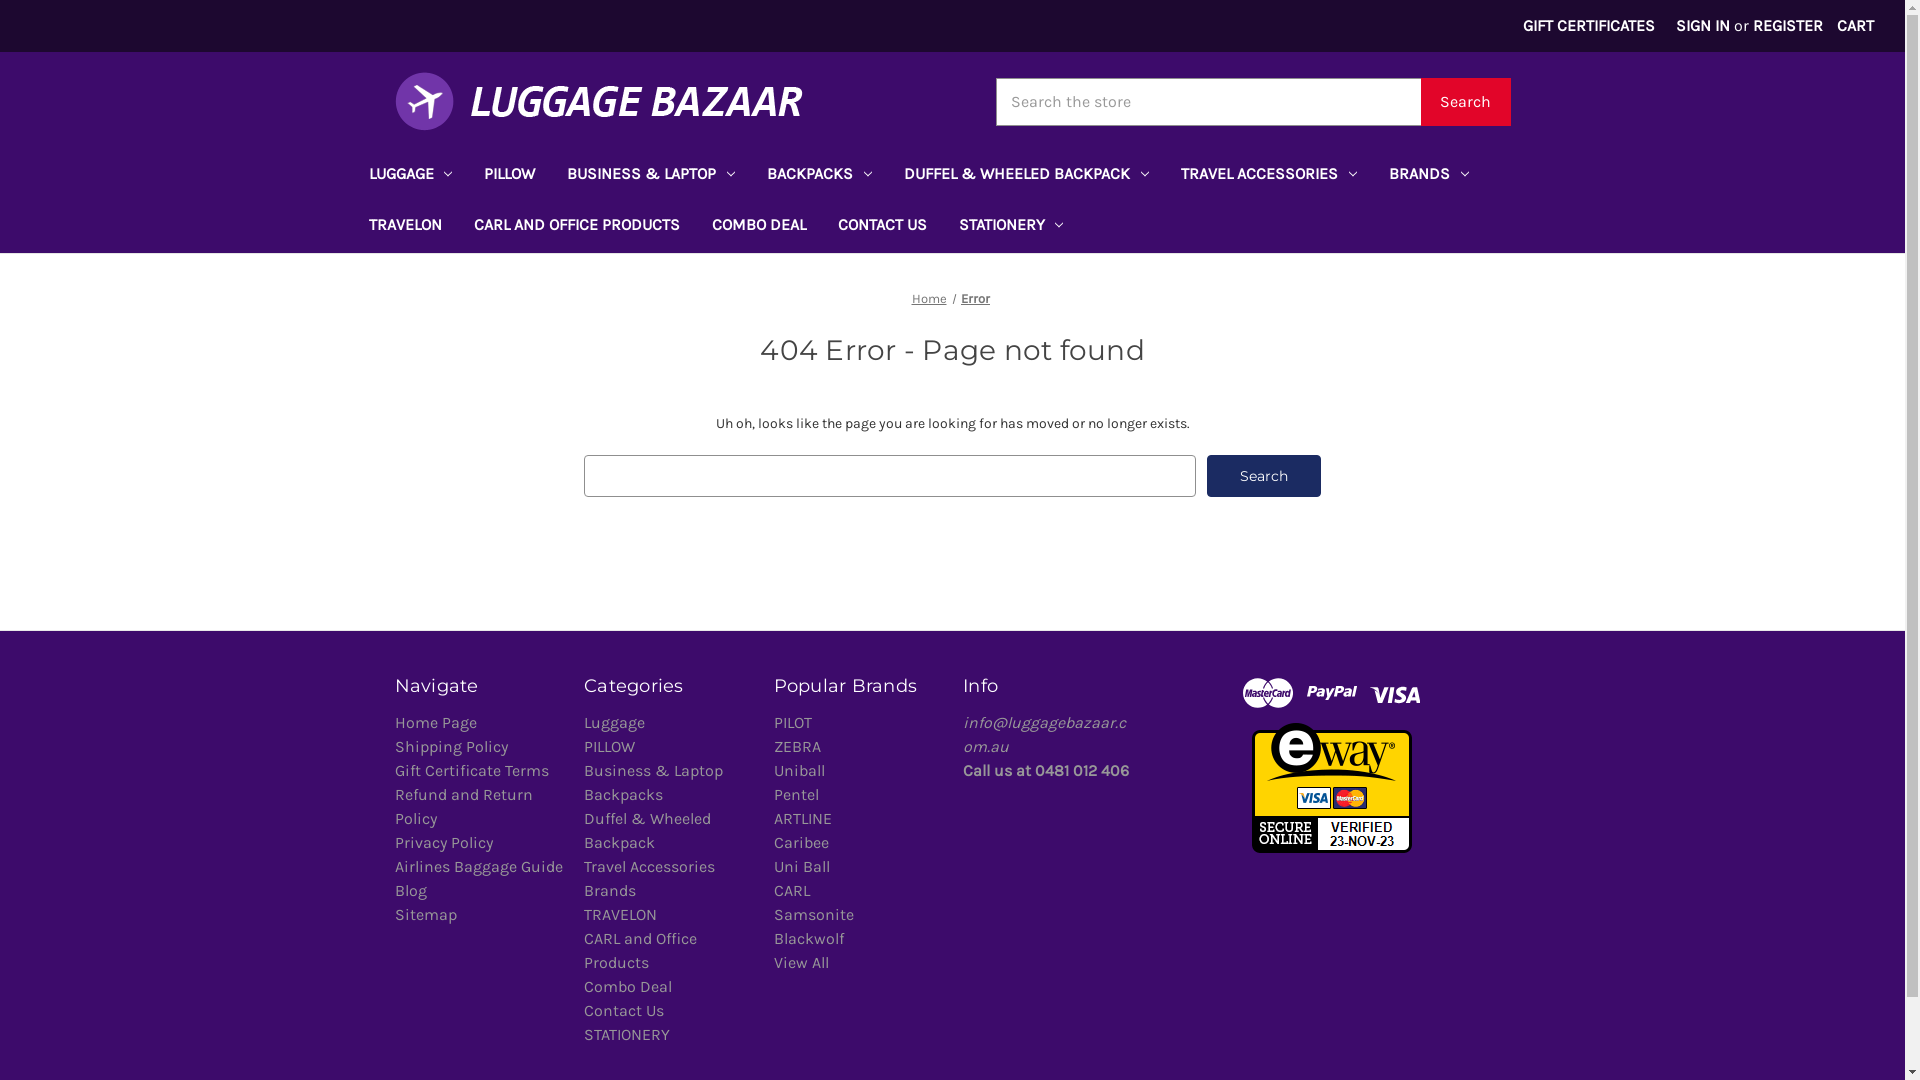  What do you see at coordinates (1262, 475) in the screenshot?
I see `'Search'` at bounding box center [1262, 475].